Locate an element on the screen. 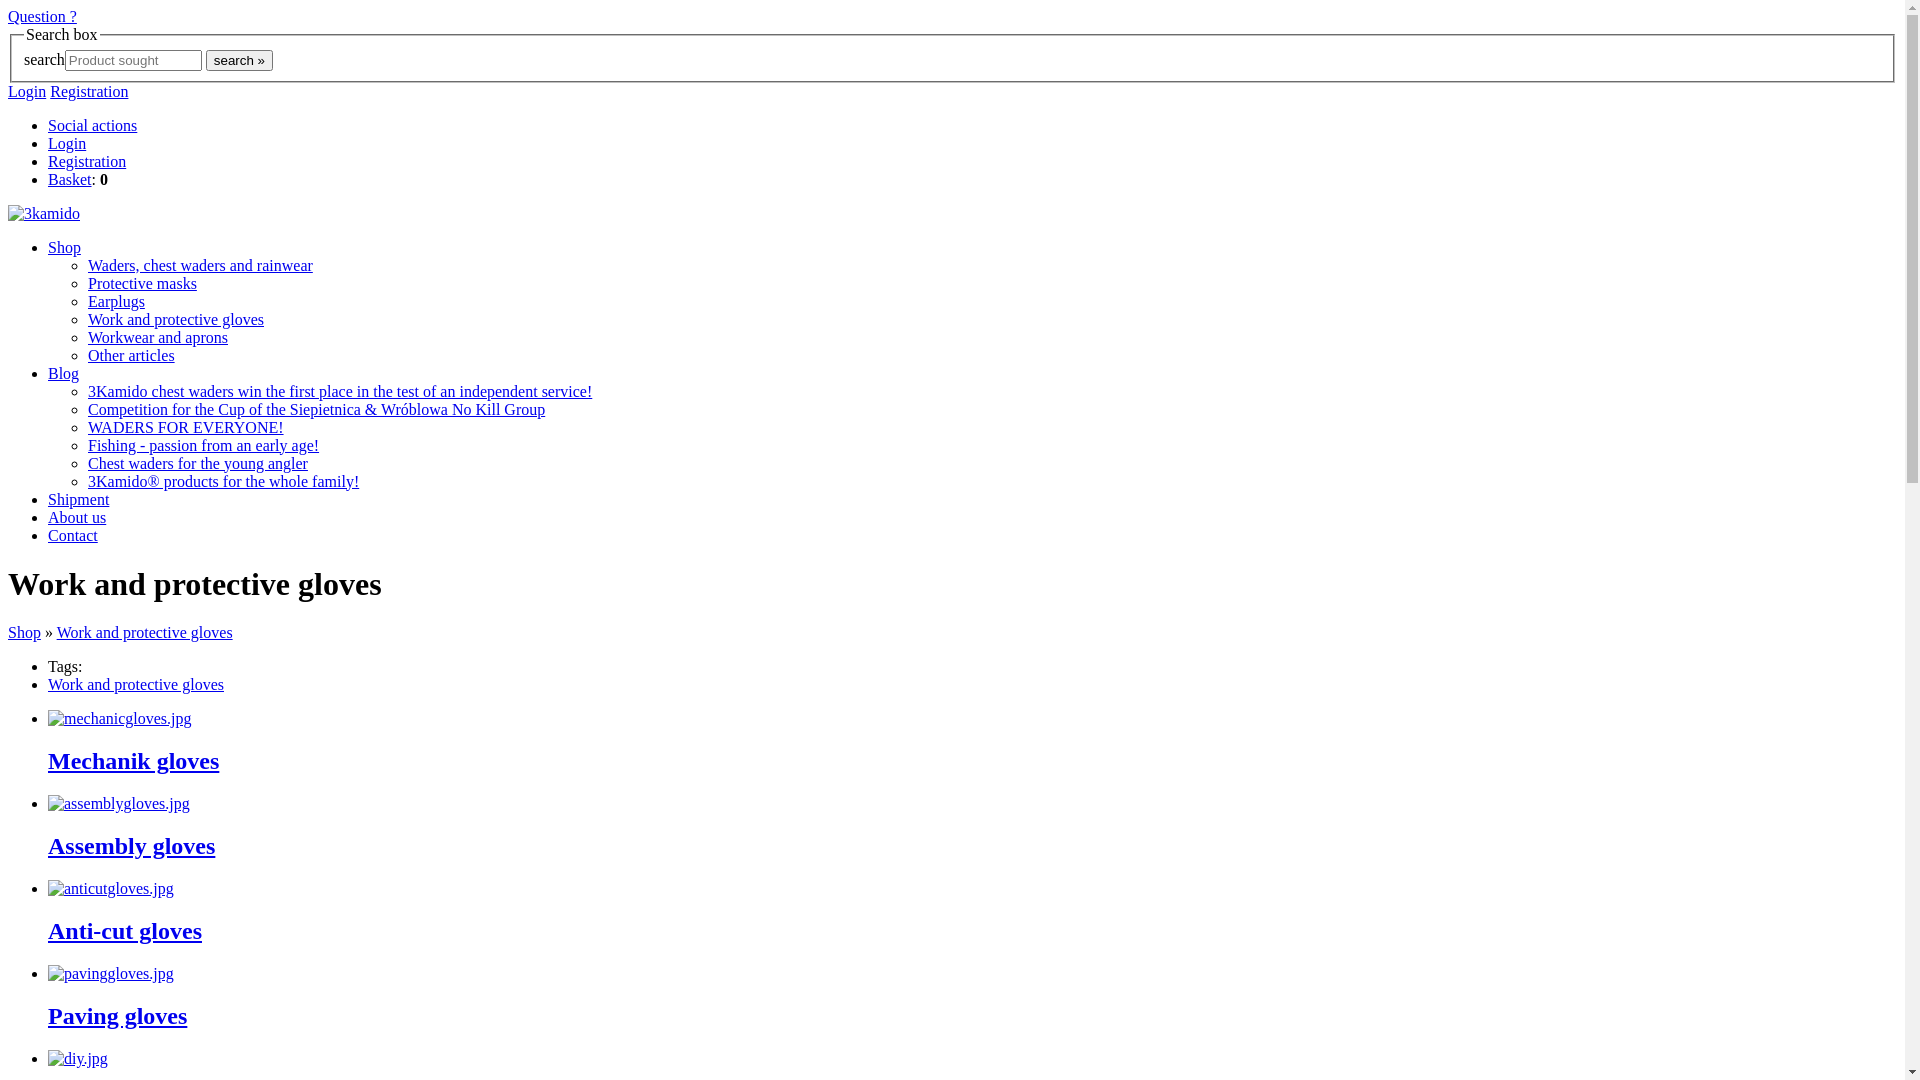 The image size is (1920, 1080). 'WADERS FOR EVERYONE!' is located at coordinates (186, 426).